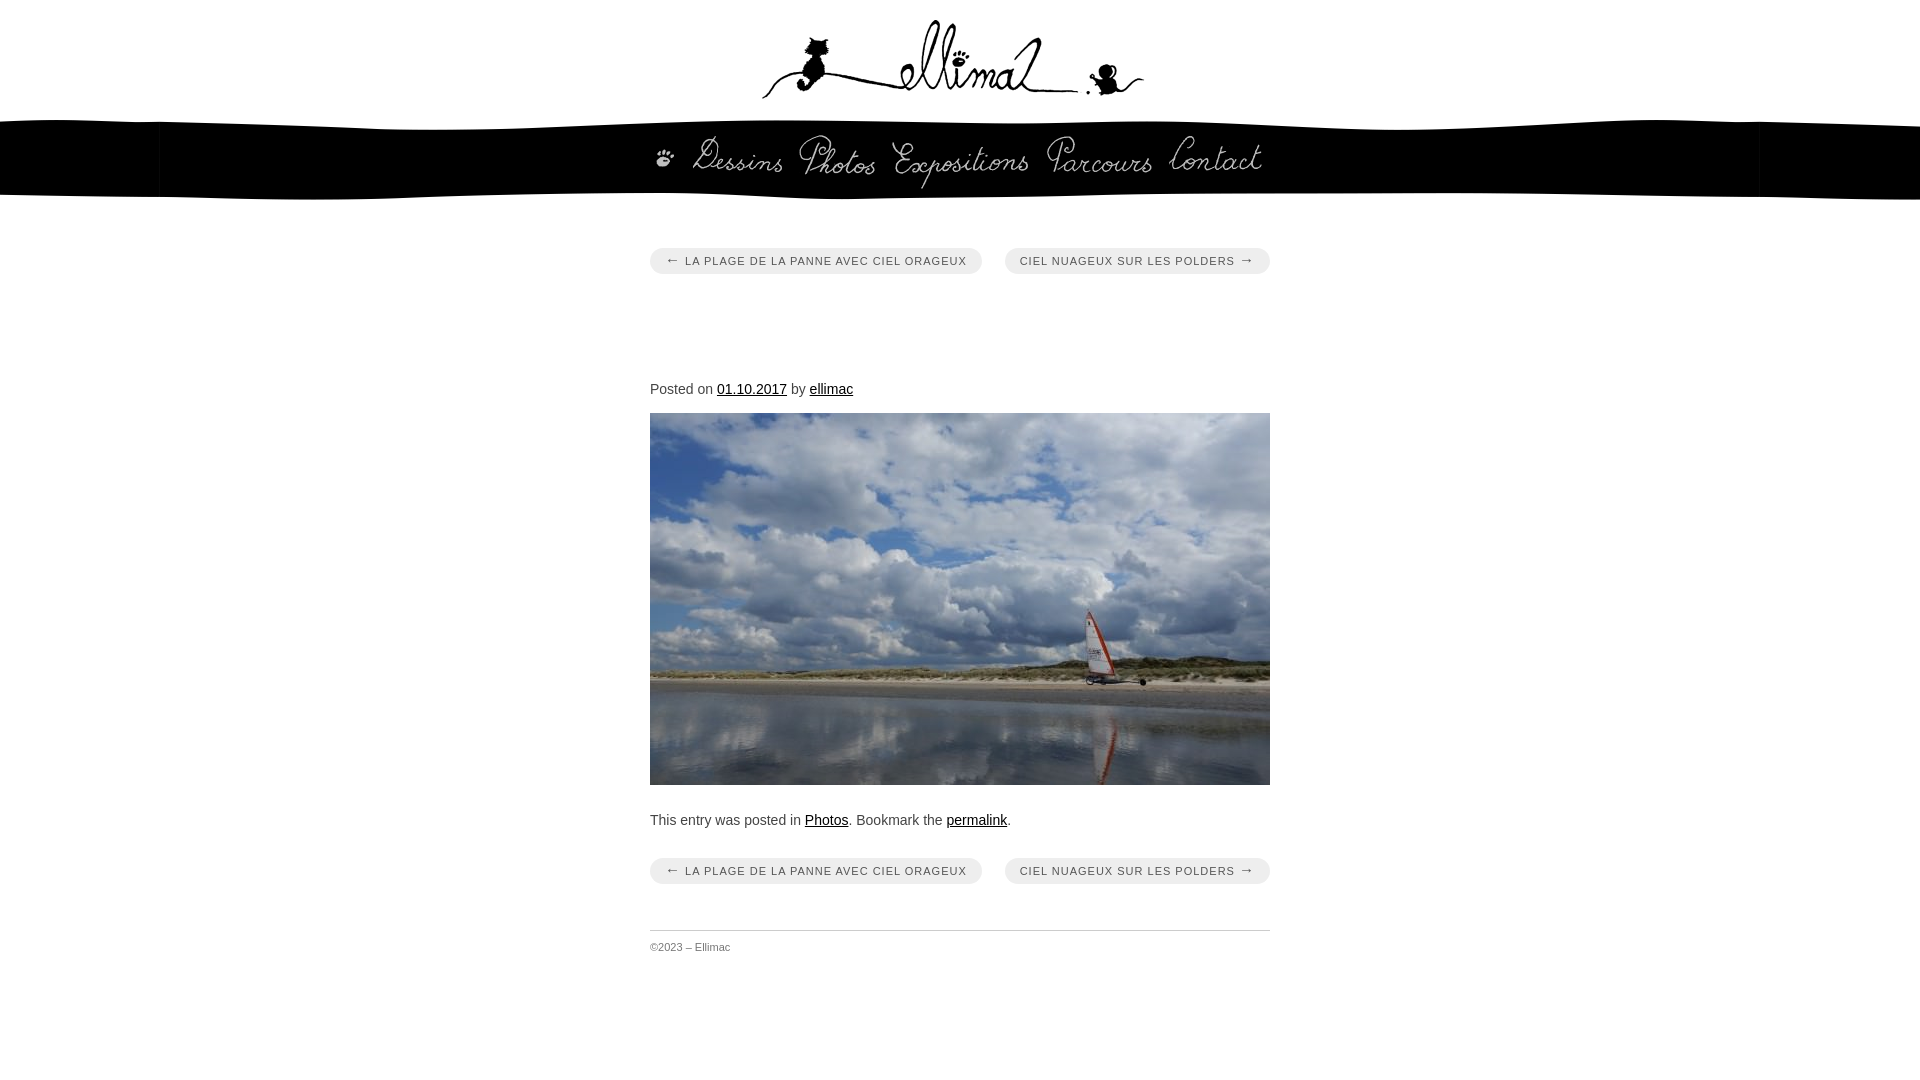  What do you see at coordinates (1219, 161) in the screenshot?
I see `'Contact'` at bounding box center [1219, 161].